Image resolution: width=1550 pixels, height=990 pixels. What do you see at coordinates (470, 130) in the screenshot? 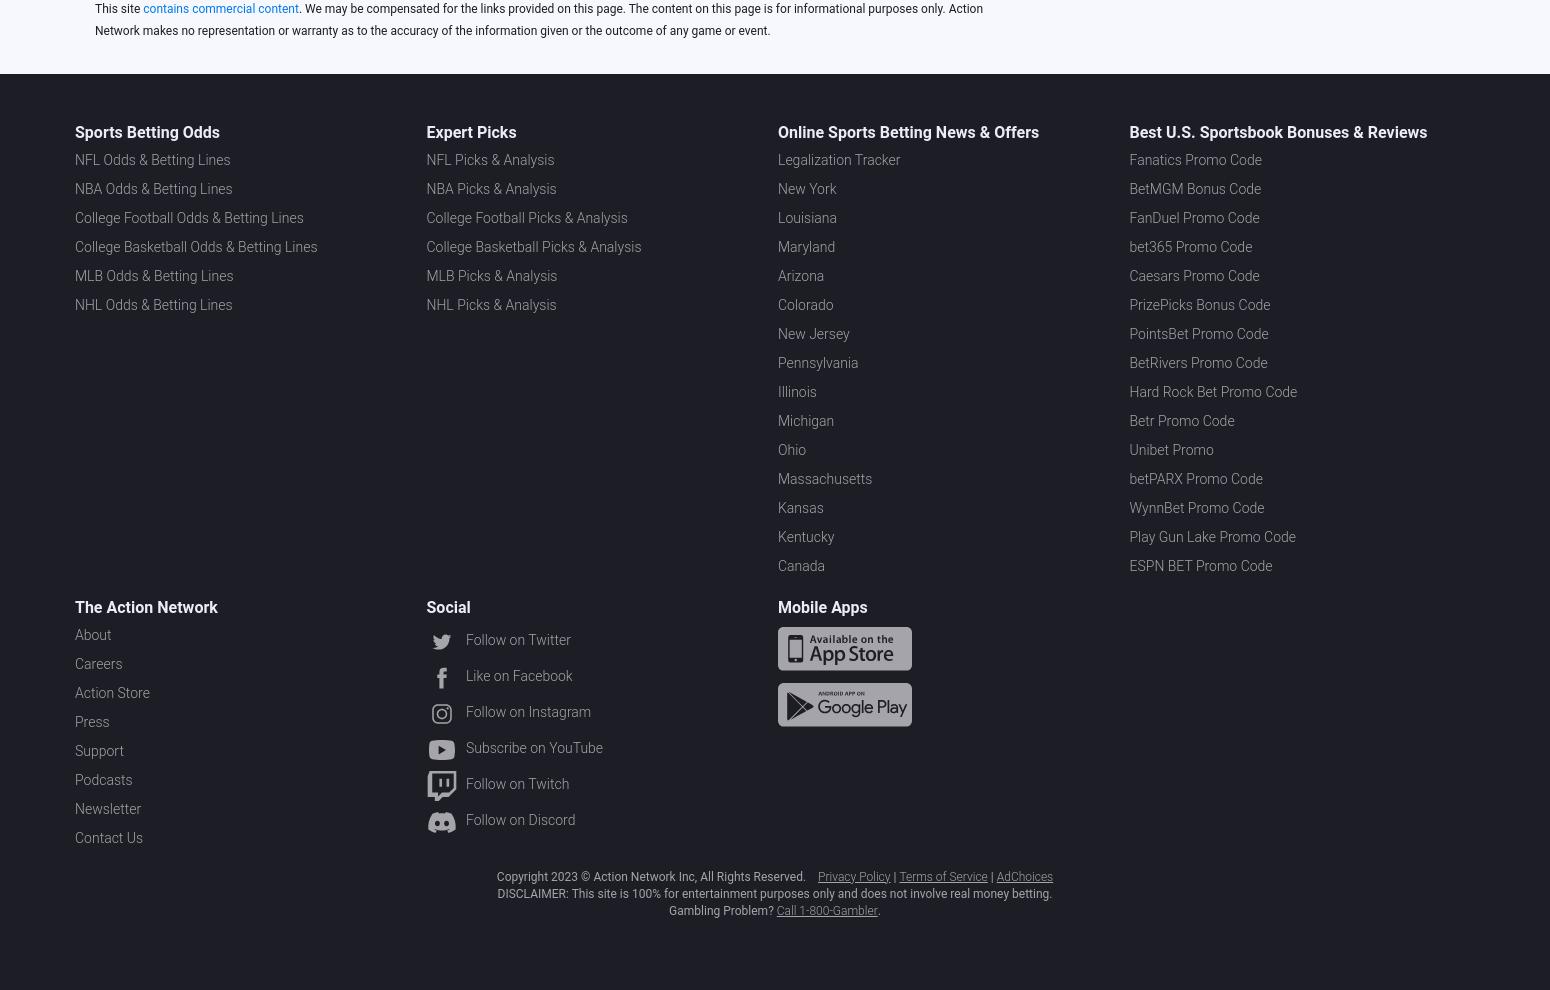
I see `'Expert Picks'` at bounding box center [470, 130].